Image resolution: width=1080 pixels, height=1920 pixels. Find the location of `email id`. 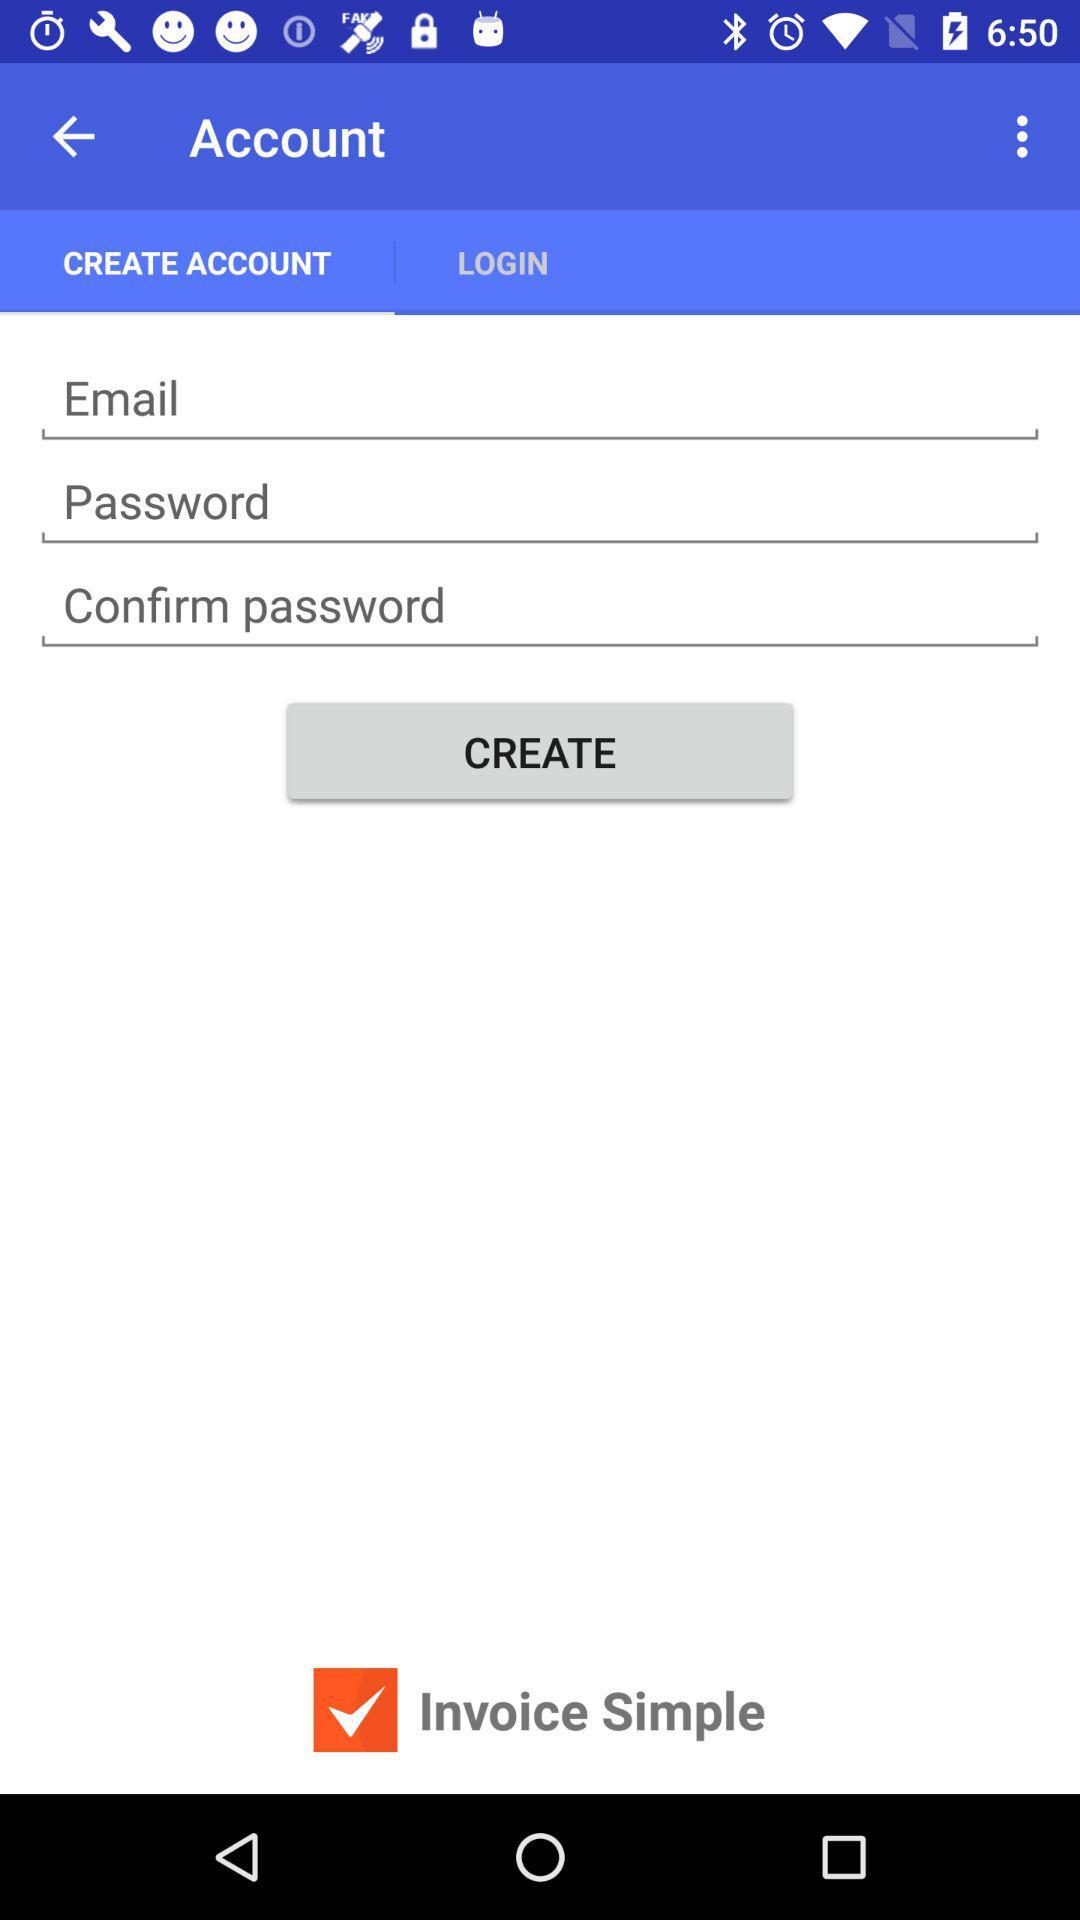

email id is located at coordinates (540, 398).